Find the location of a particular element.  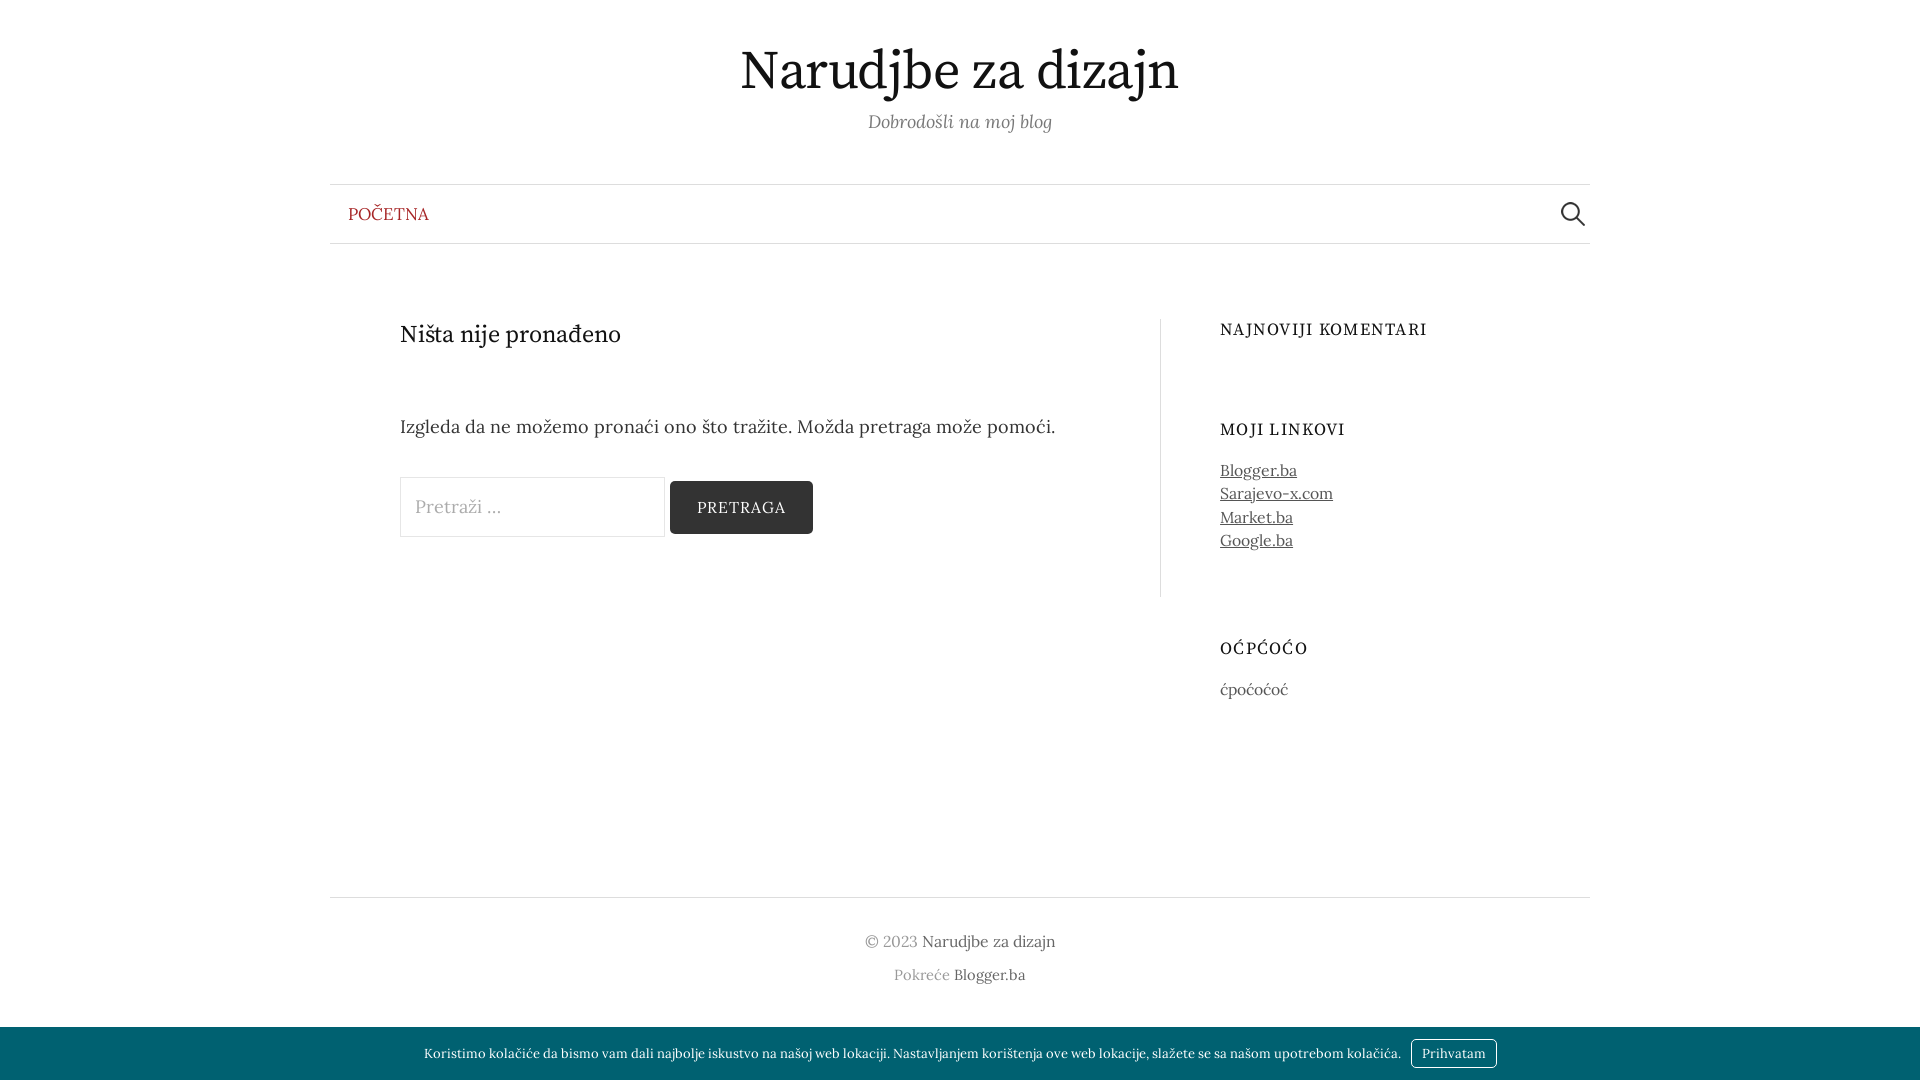

'Narudjbe za dizajn' is located at coordinates (958, 71).